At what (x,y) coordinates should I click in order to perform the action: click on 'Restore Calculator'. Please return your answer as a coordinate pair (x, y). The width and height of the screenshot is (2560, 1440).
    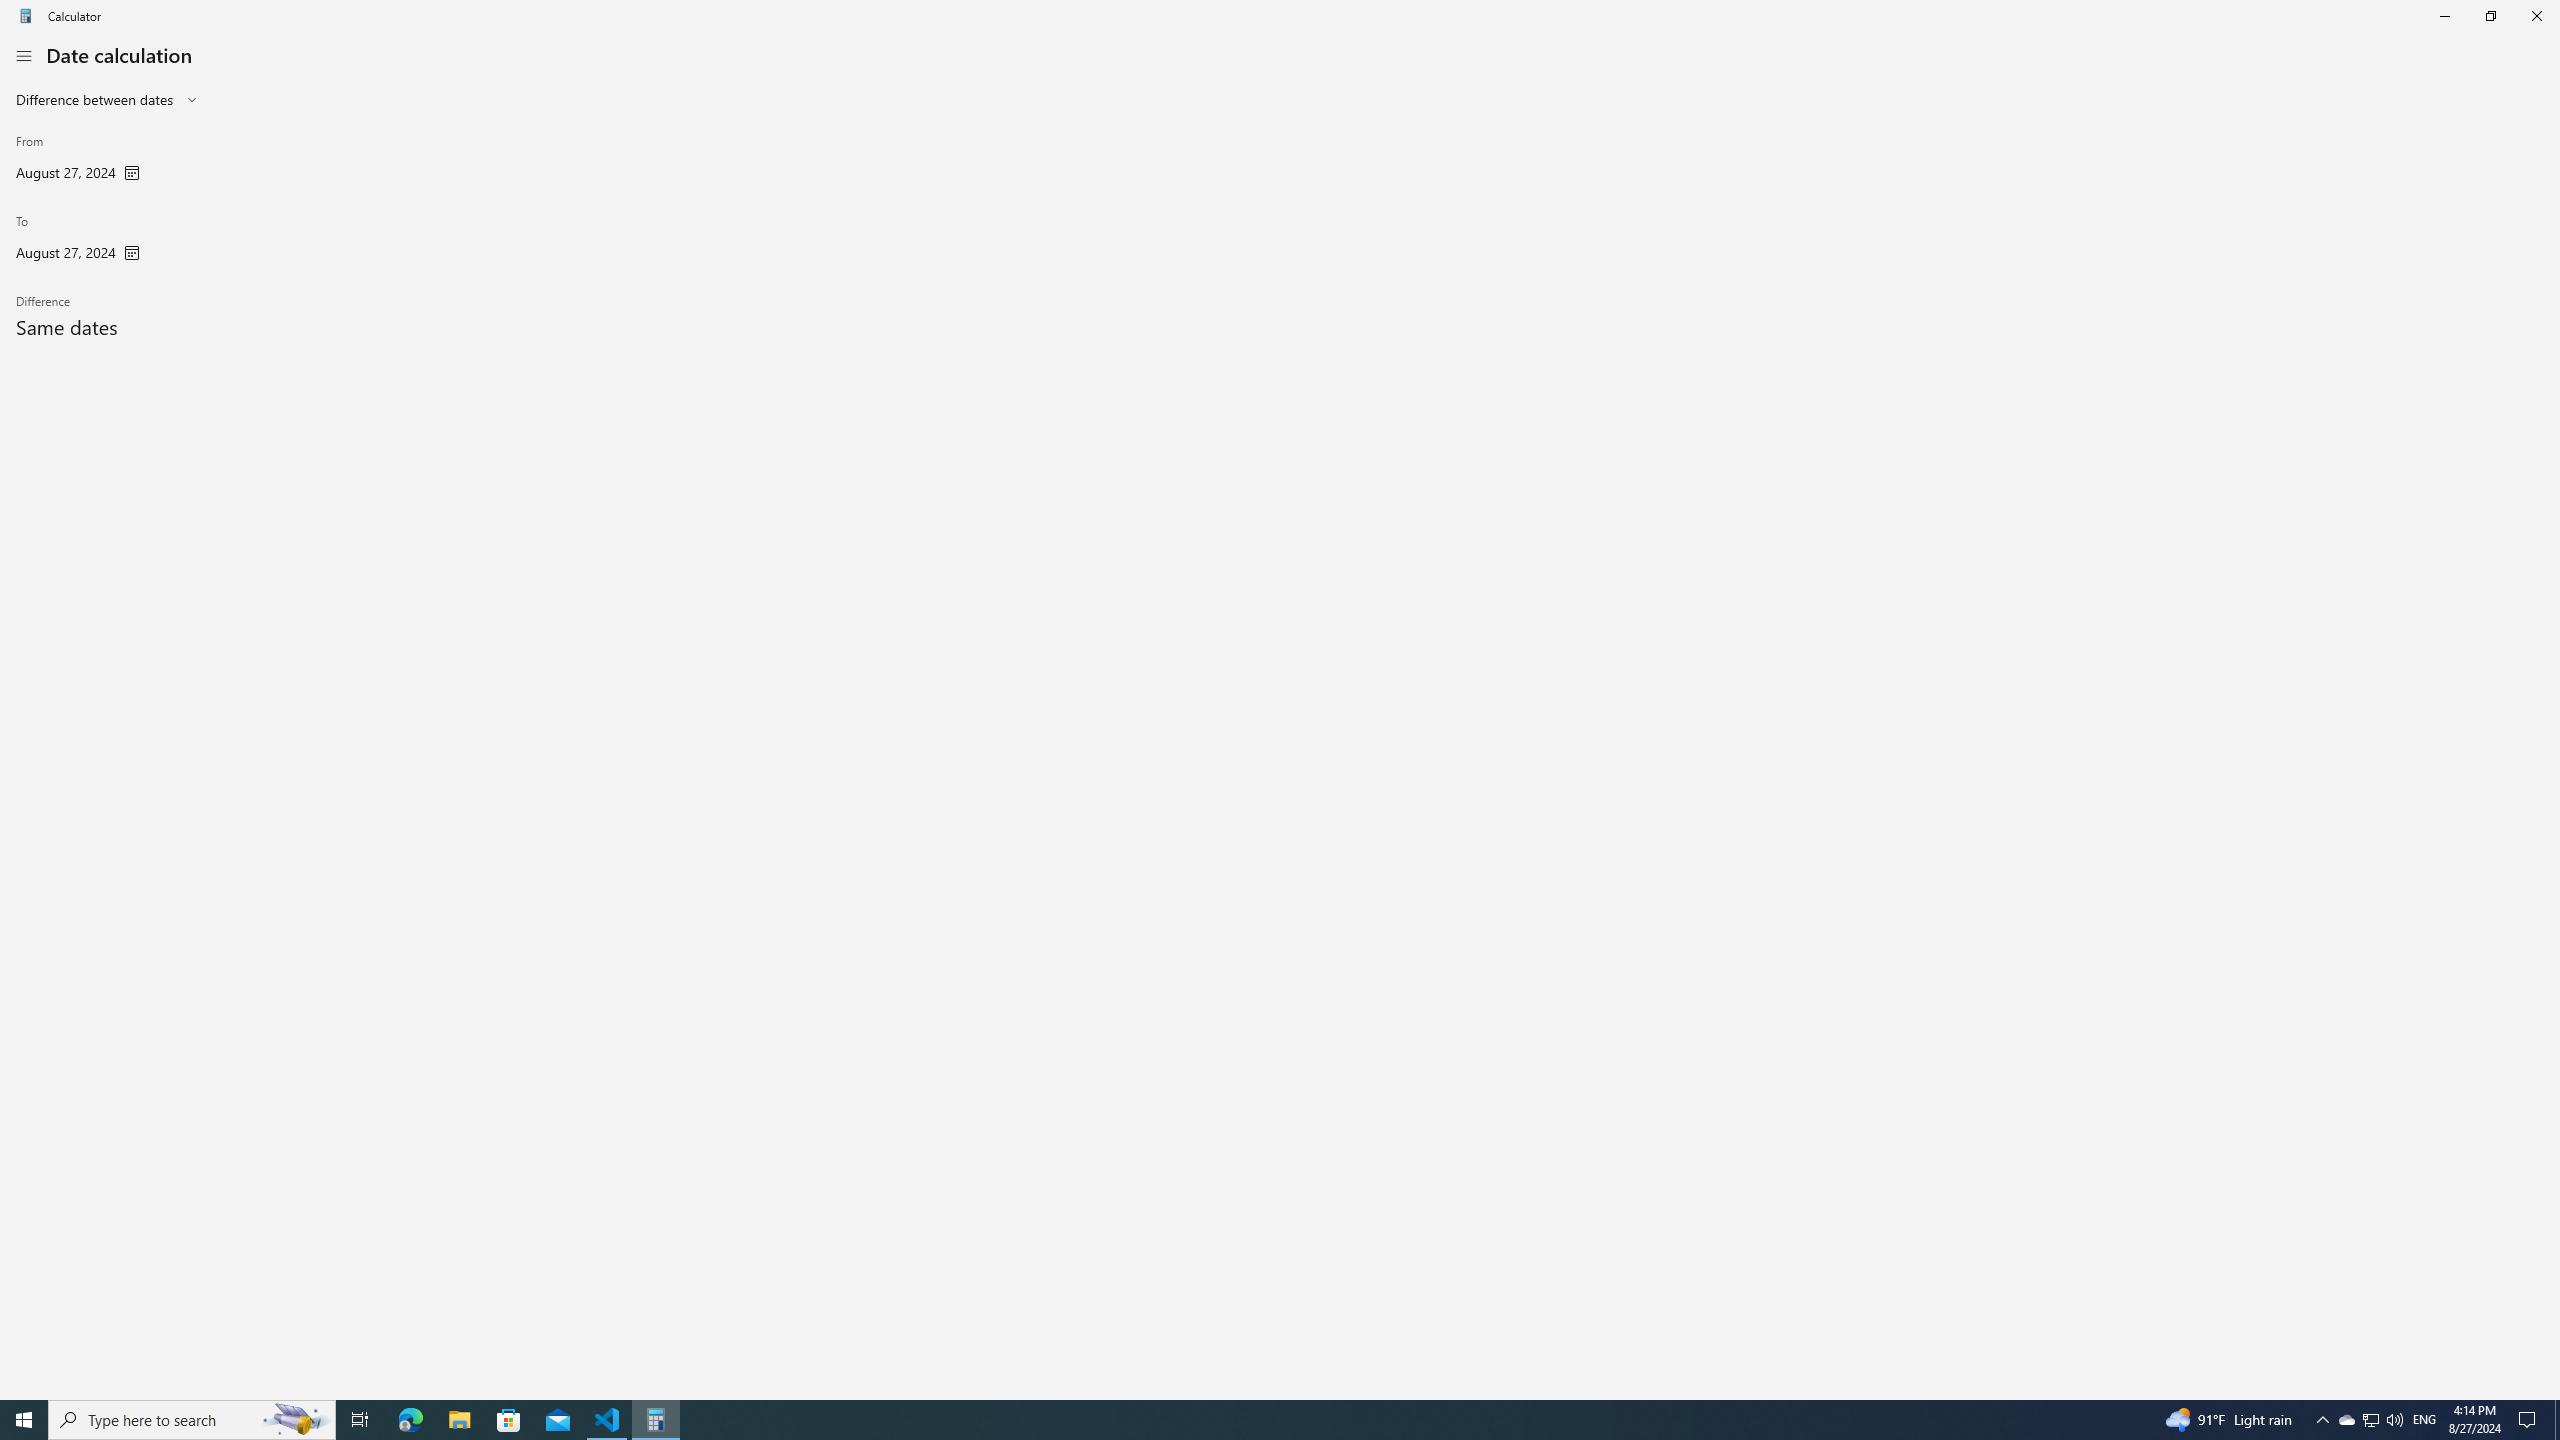
    Looking at the image, I should click on (2490, 15).